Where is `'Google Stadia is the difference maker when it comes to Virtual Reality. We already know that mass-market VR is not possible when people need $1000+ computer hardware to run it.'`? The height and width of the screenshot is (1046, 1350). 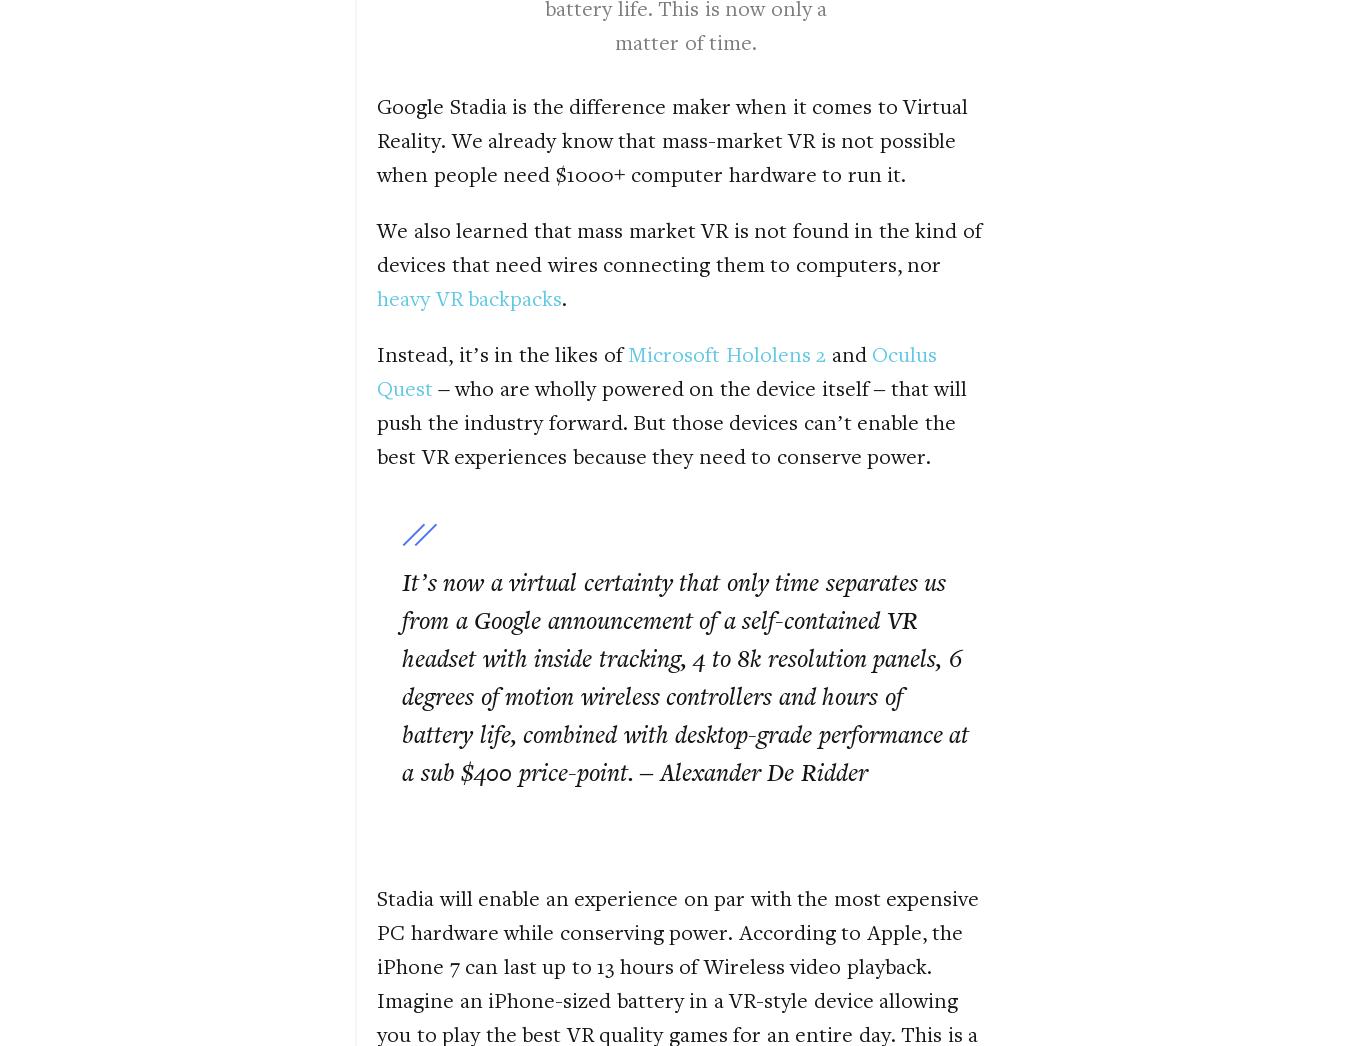 'Google Stadia is the difference maker when it comes to Virtual Reality. We already know that mass-market VR is not possible when people need $1000+ computer hardware to run it.' is located at coordinates (672, 138).